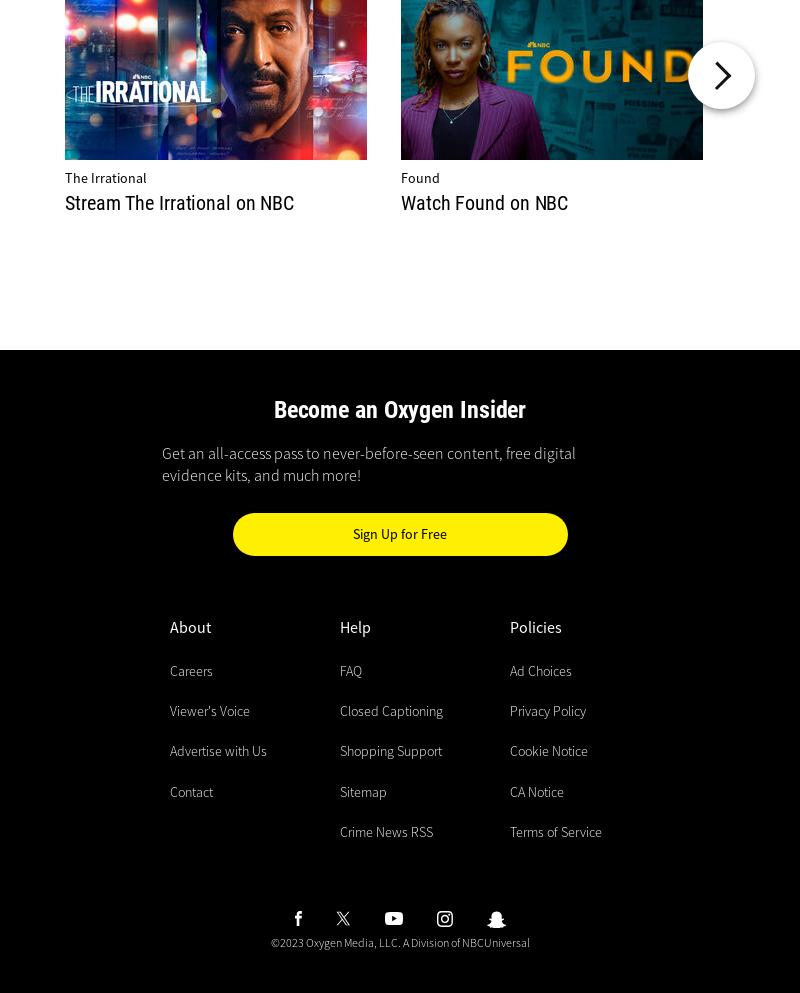 The width and height of the screenshot is (800, 993). I want to click on '©2023 Oxygen Media, LLC.', so click(336, 940).